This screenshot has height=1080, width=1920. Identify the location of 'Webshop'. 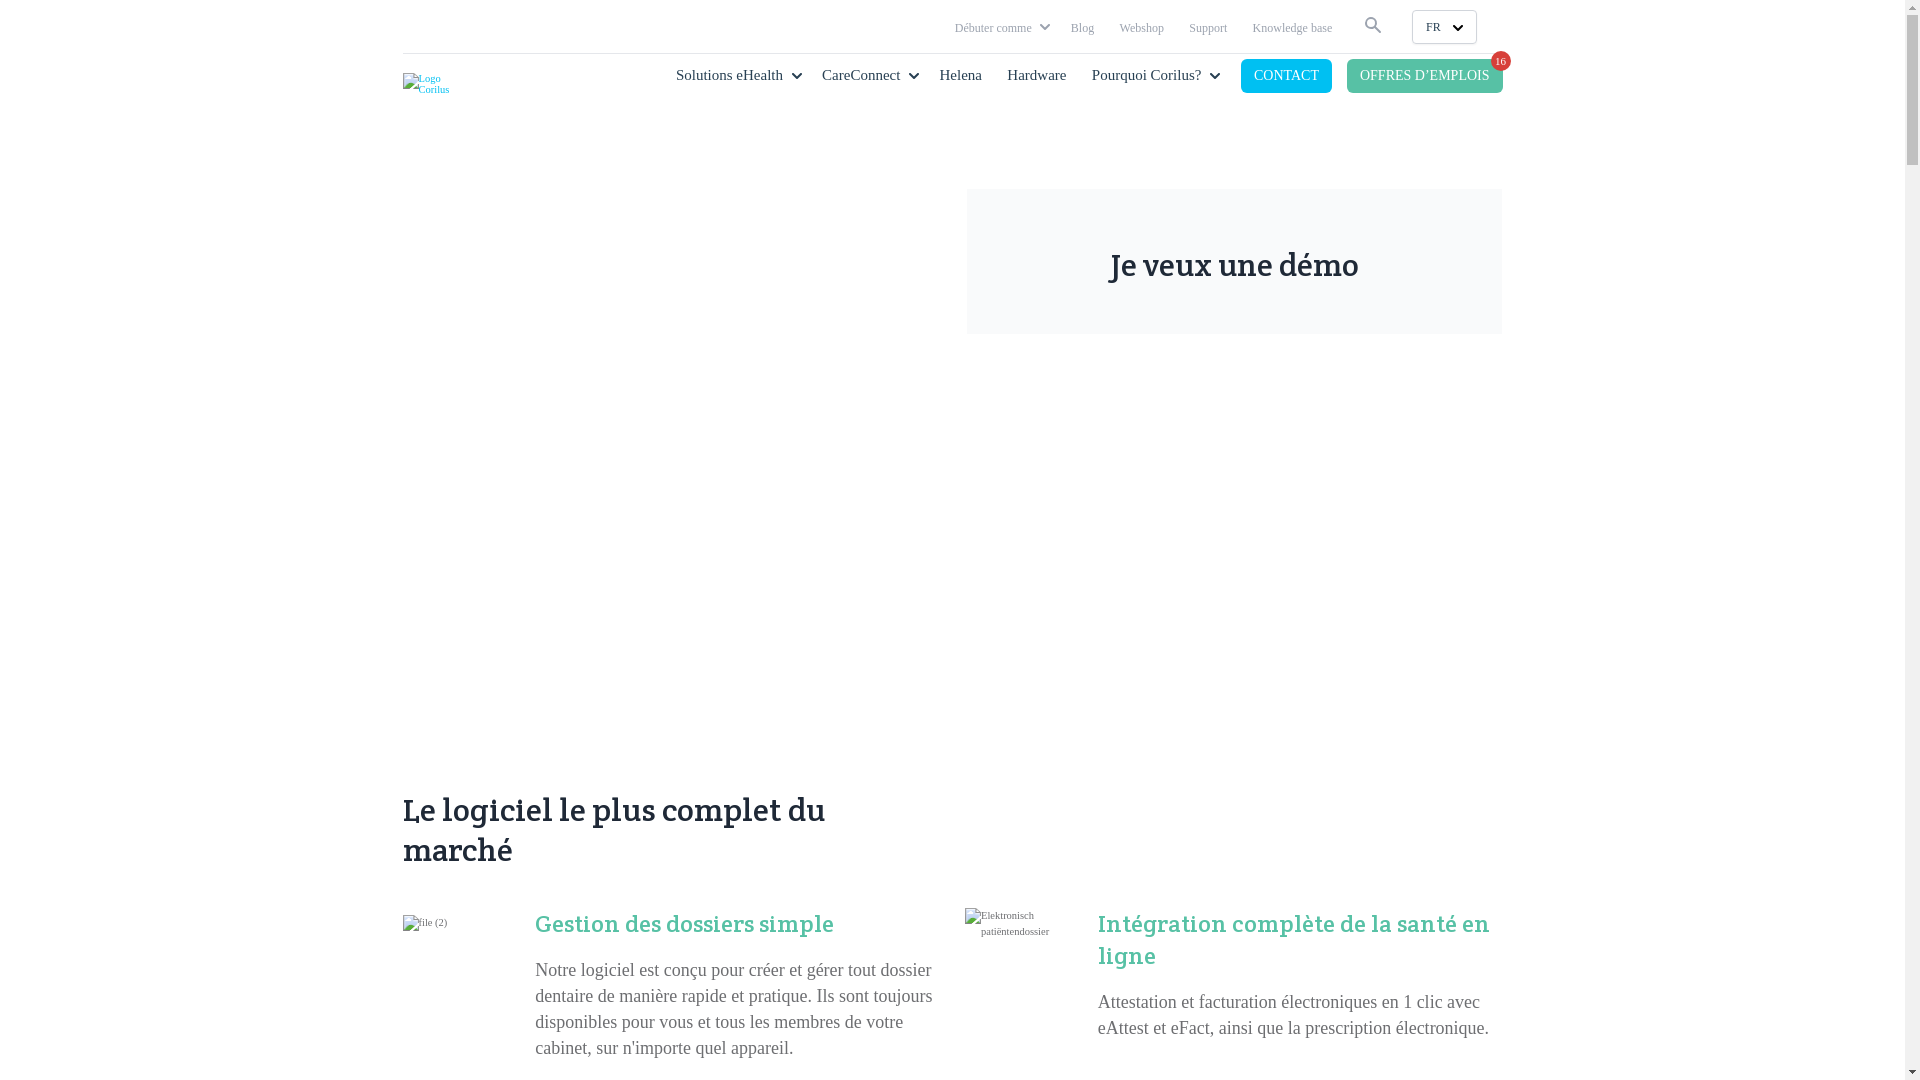
(1142, 27).